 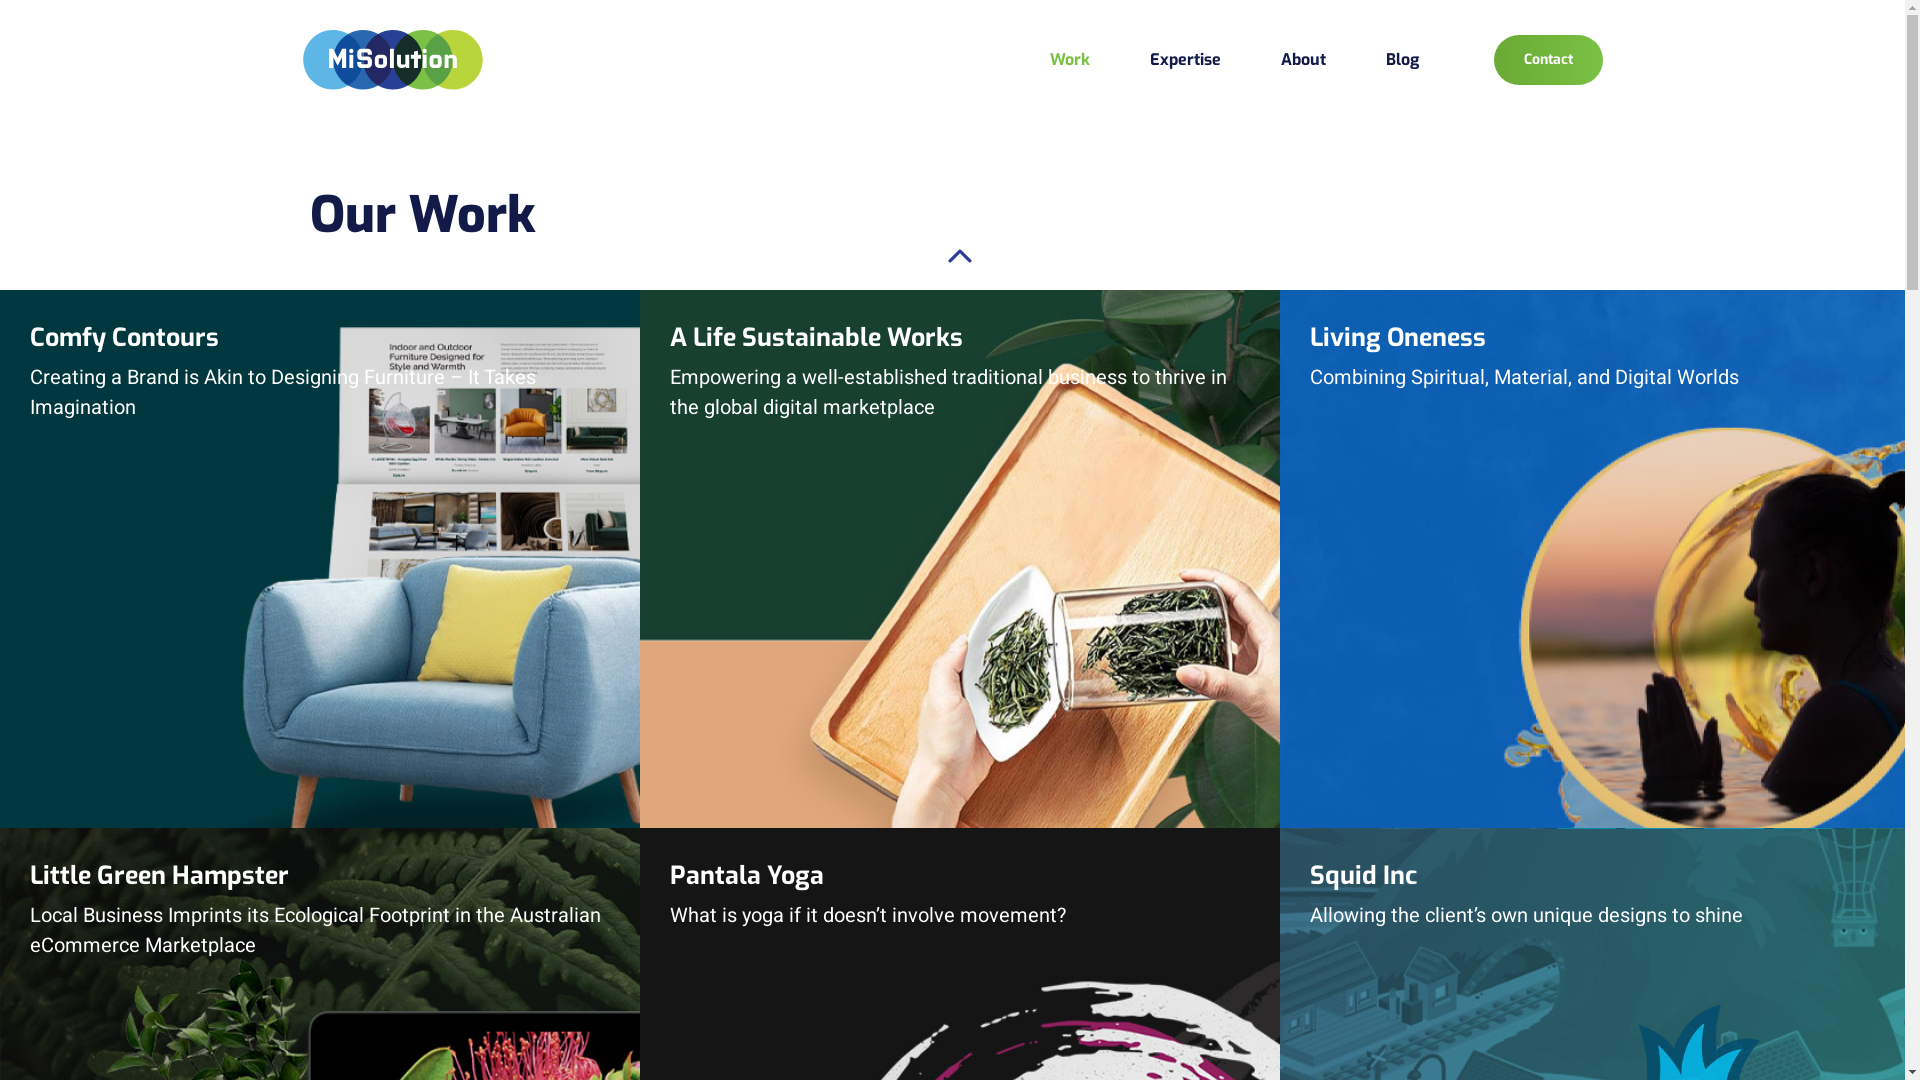 What do you see at coordinates (1302, 58) in the screenshot?
I see `'About'` at bounding box center [1302, 58].